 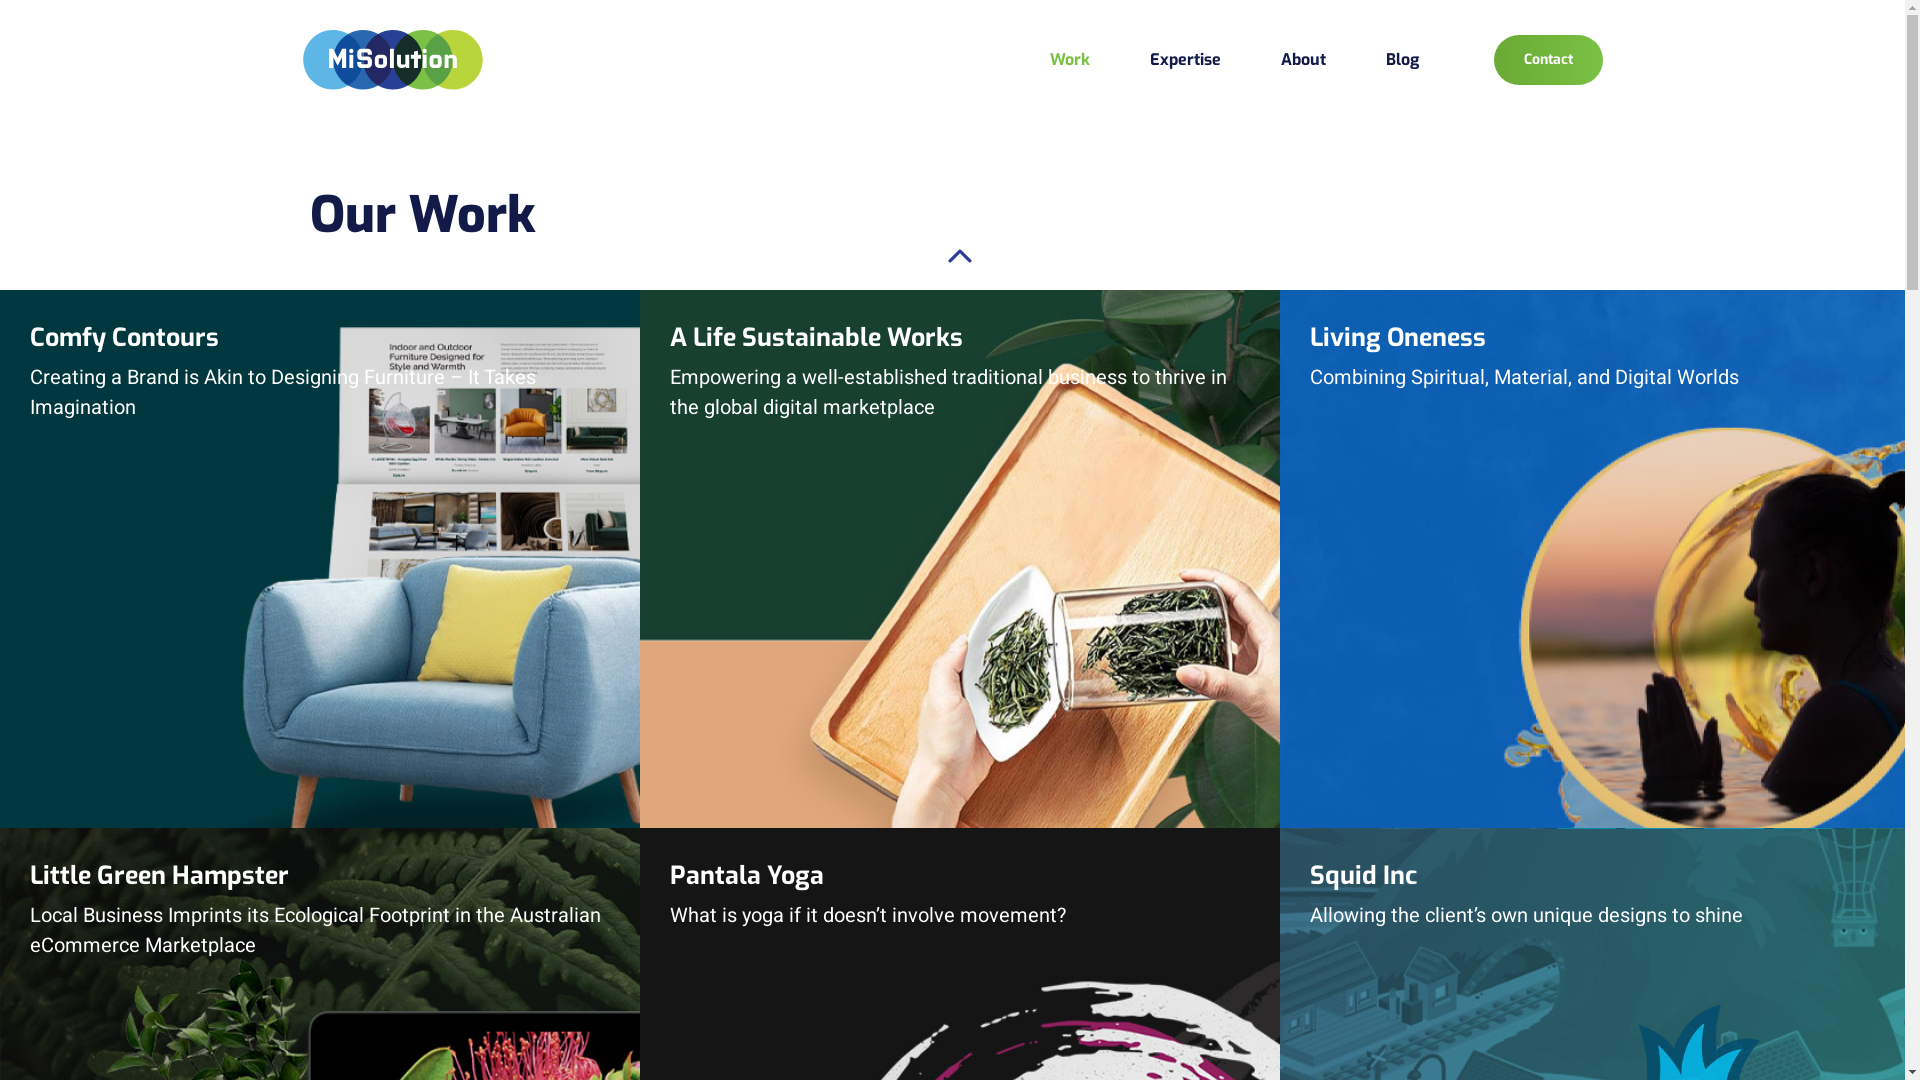 What do you see at coordinates (1302, 58) in the screenshot?
I see `'About'` at bounding box center [1302, 58].